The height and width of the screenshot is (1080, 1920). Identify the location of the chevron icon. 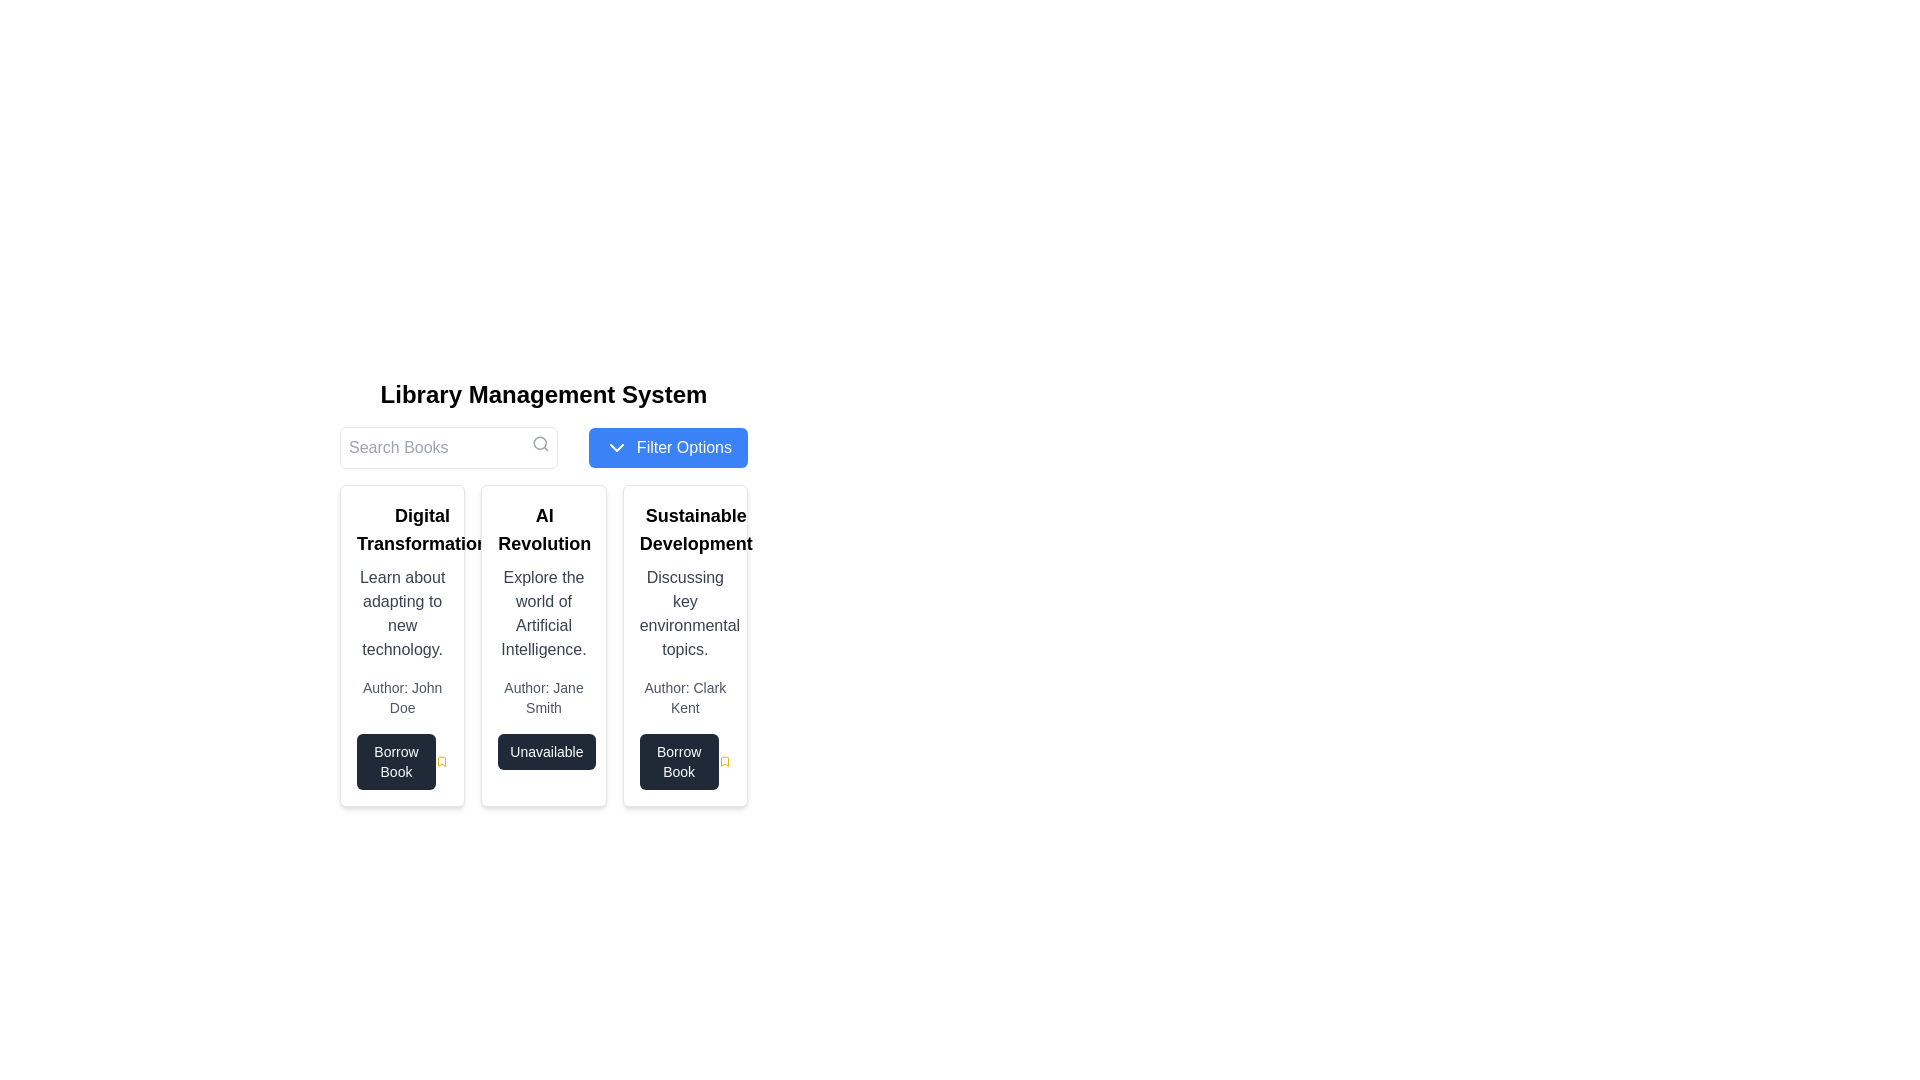
(615, 446).